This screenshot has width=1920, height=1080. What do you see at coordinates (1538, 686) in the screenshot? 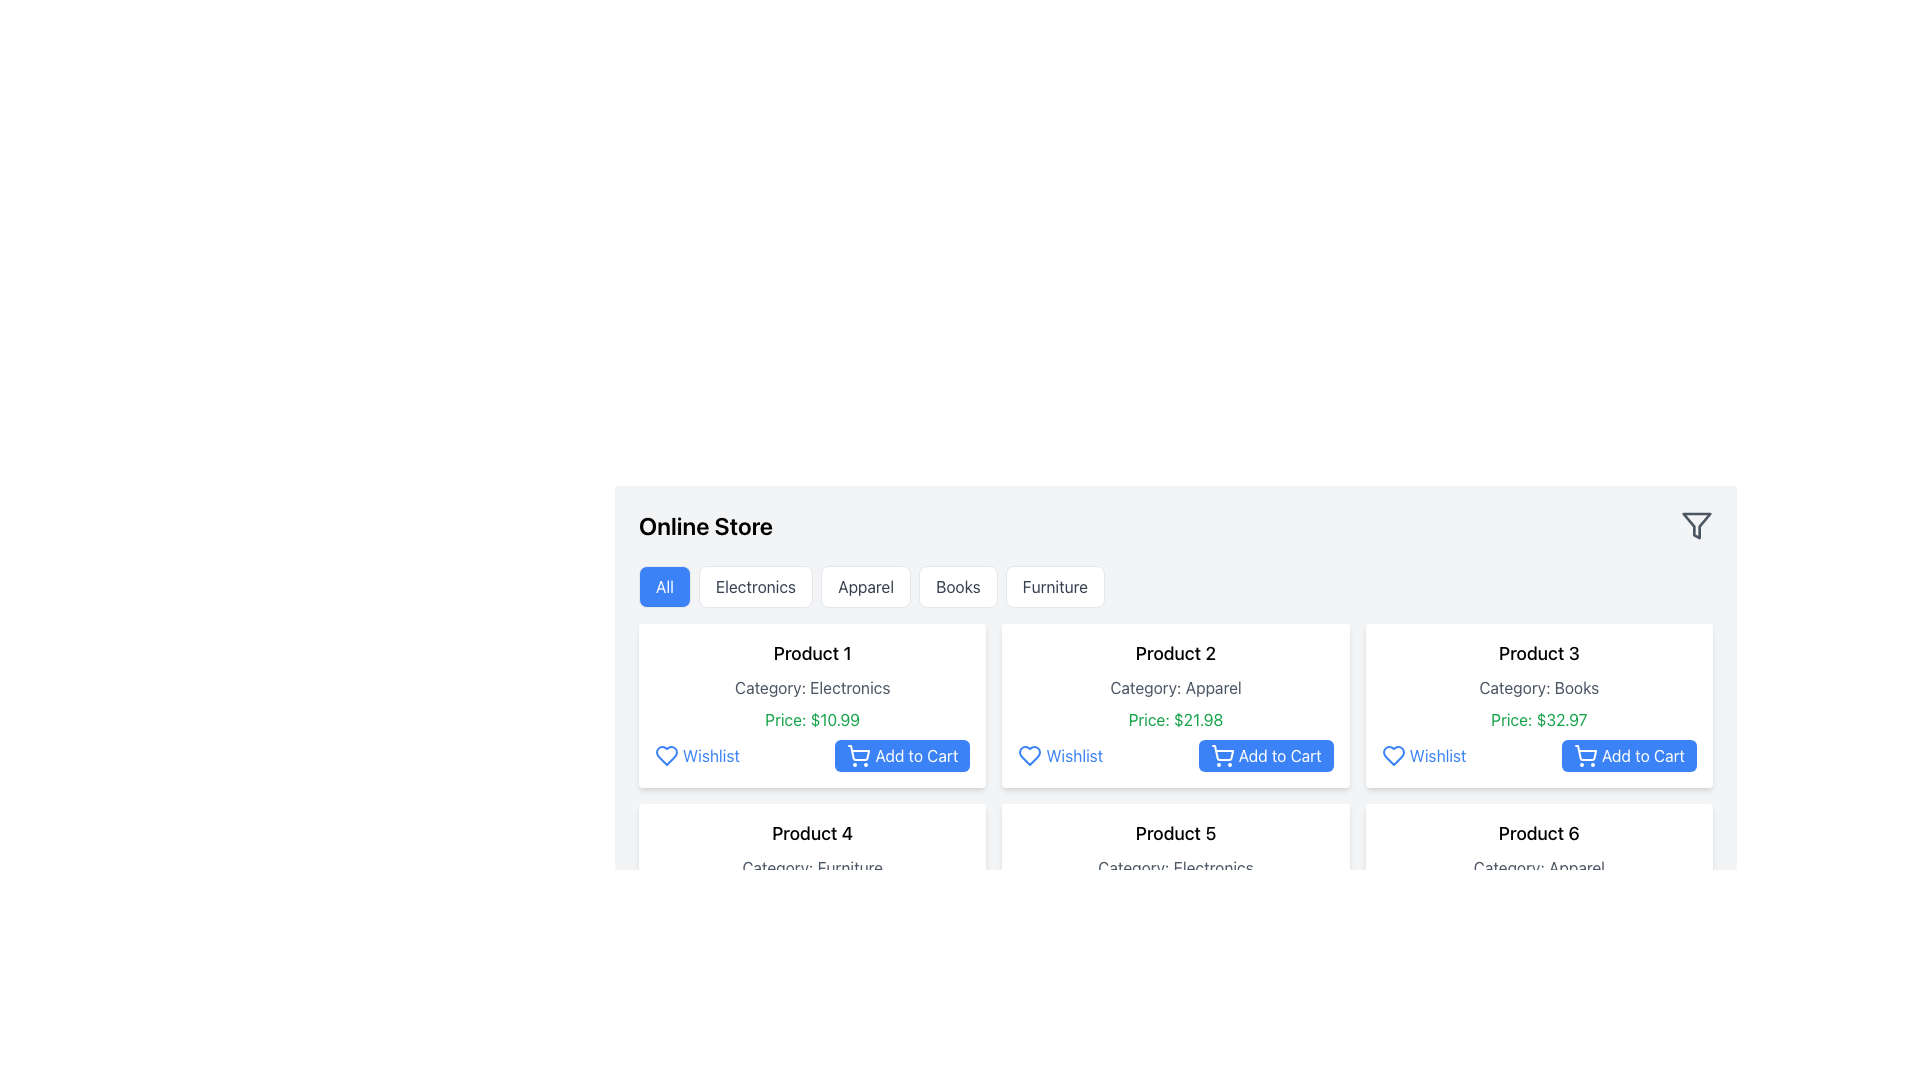
I see `the Text Label that indicates the category of 'Product 3', which is located in the third column of the online store grid, directly beneath the product title and above the price information` at bounding box center [1538, 686].